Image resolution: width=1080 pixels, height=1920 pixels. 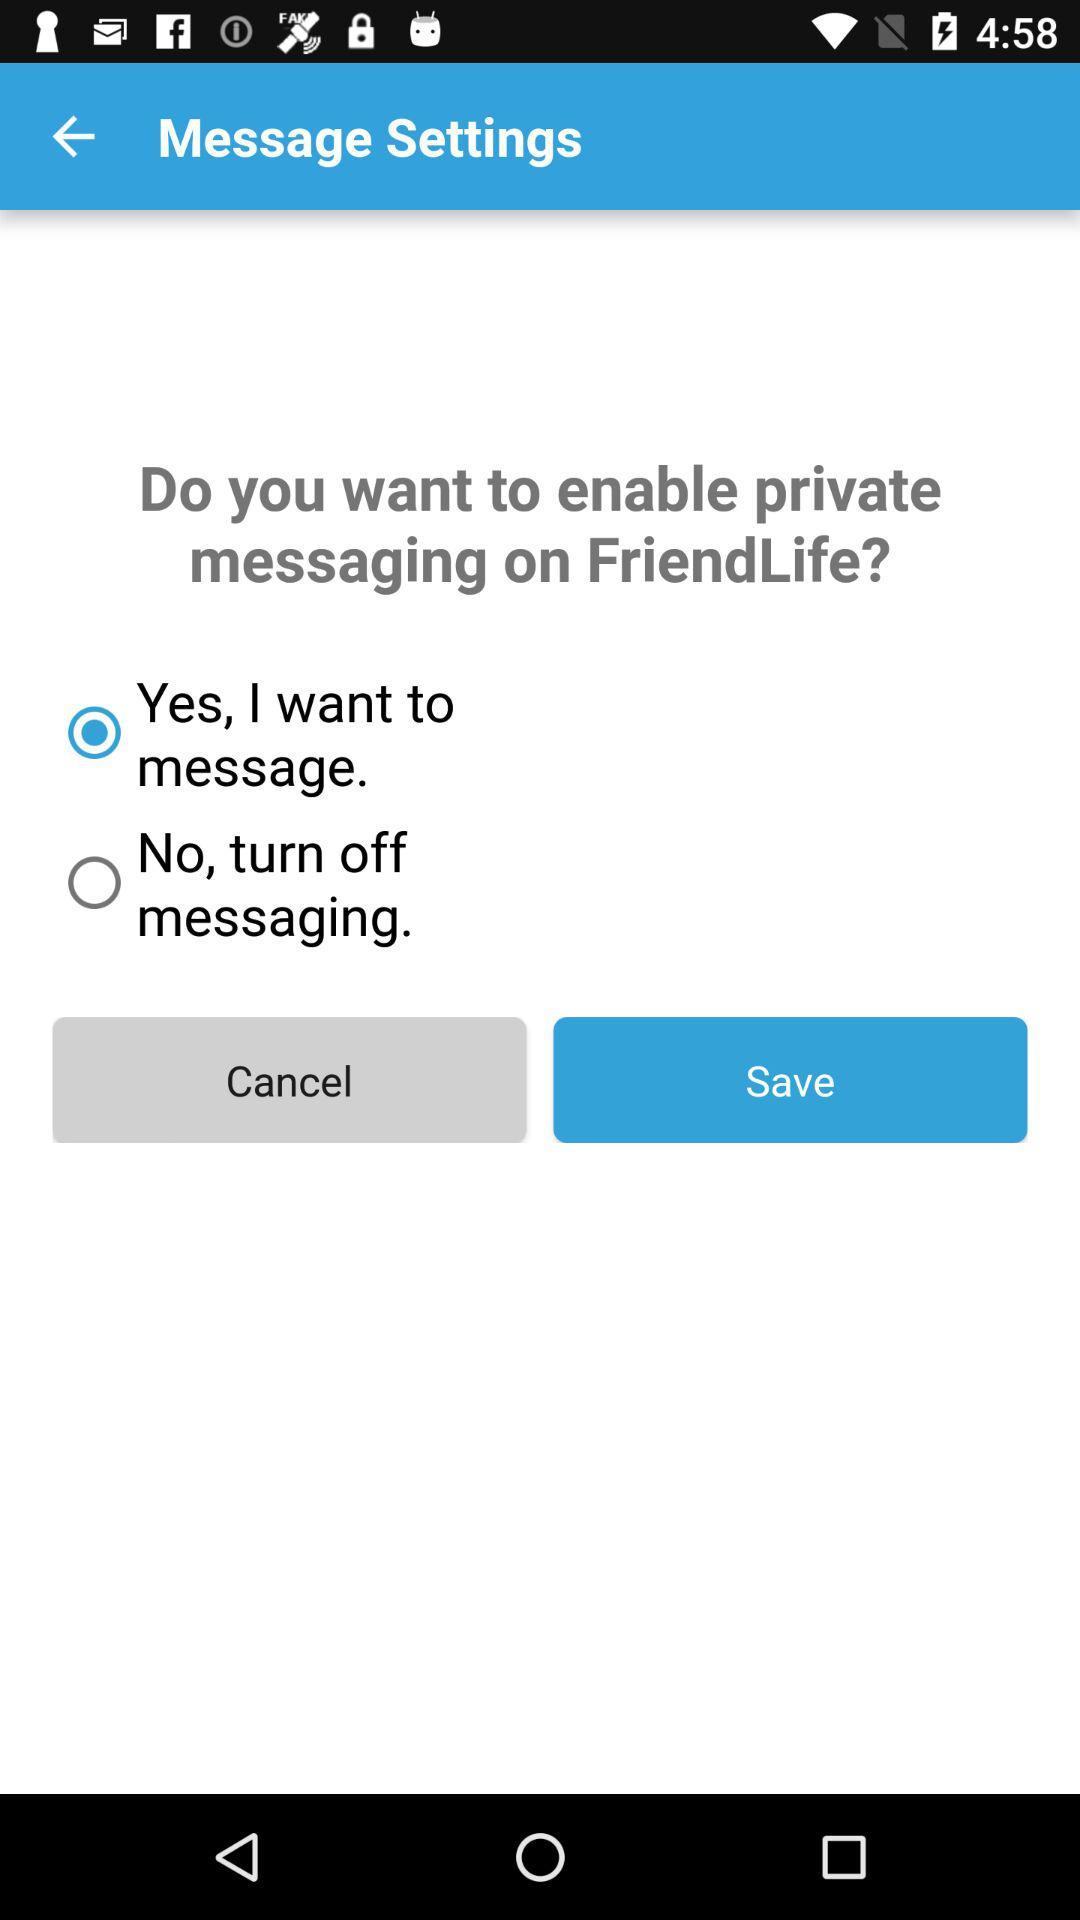 What do you see at coordinates (789, 1079) in the screenshot?
I see `item to the right of the cancel` at bounding box center [789, 1079].